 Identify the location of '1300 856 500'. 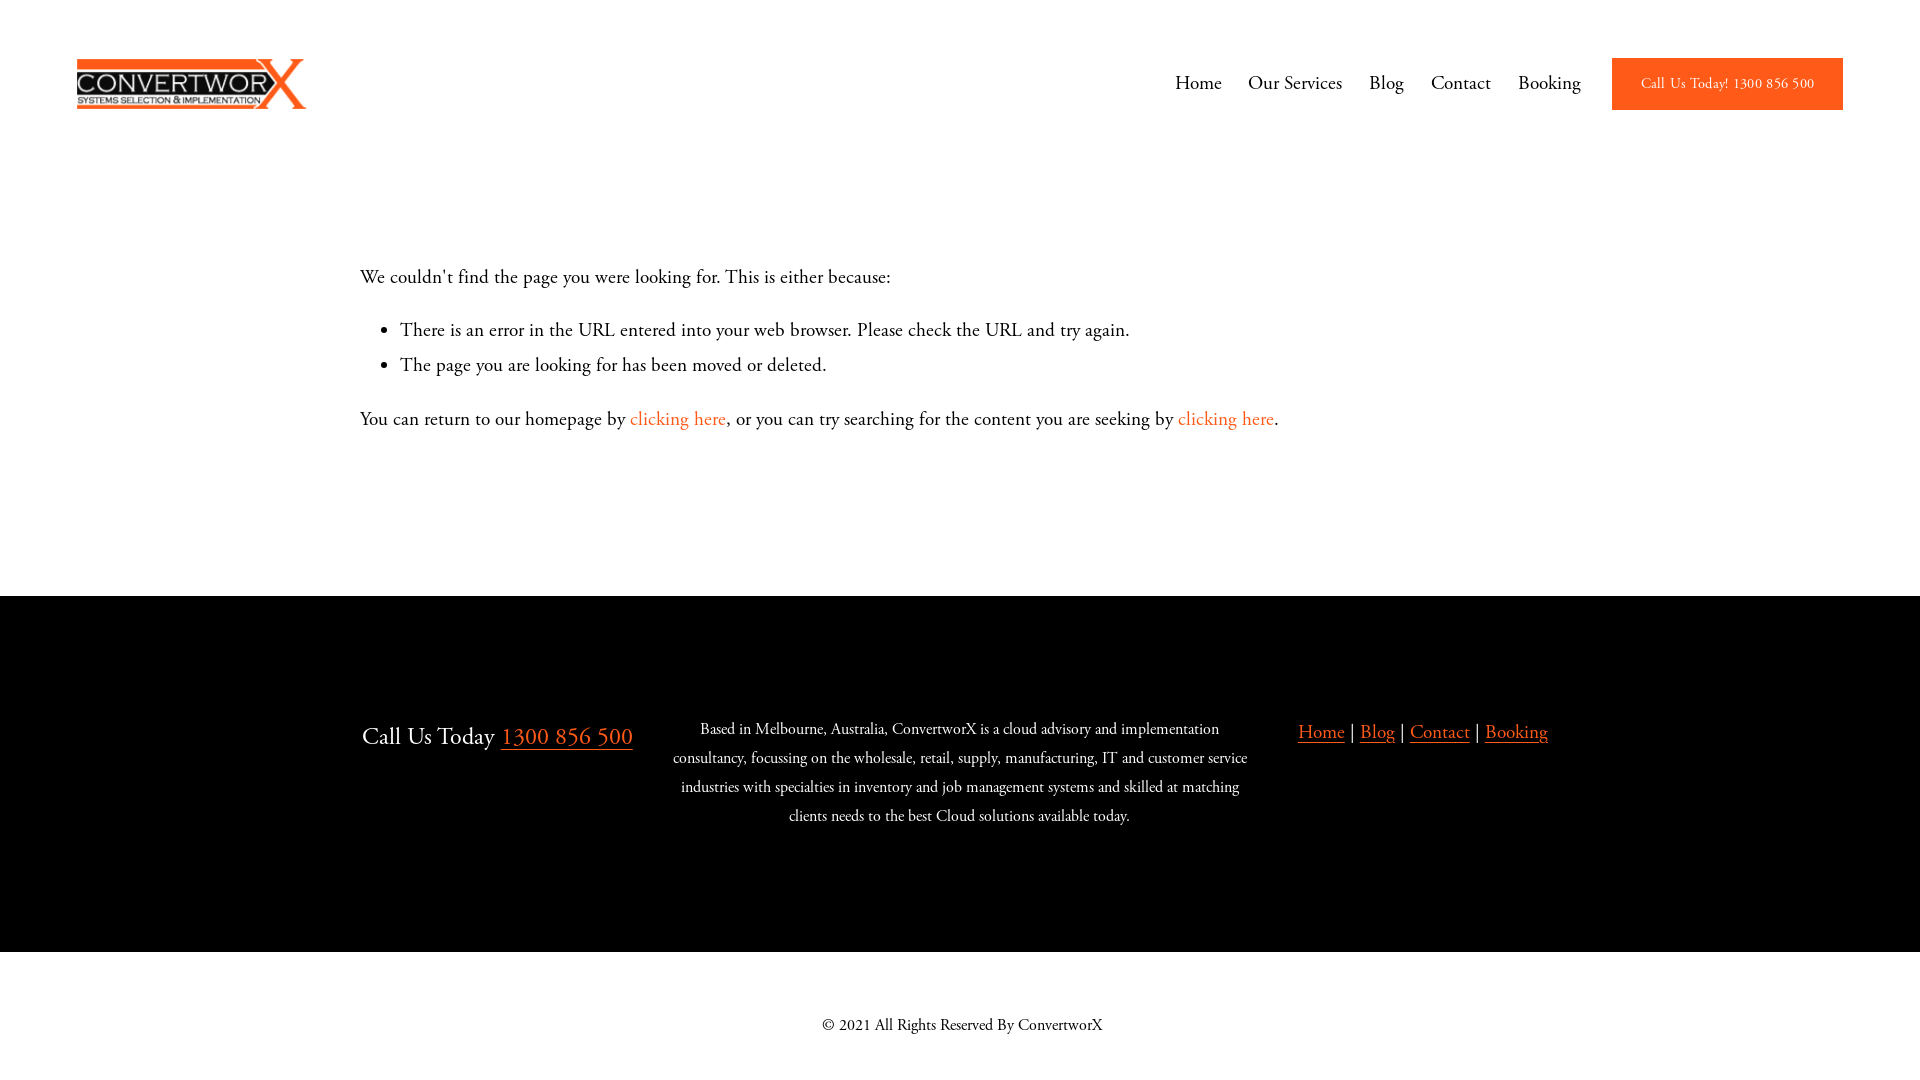
(565, 737).